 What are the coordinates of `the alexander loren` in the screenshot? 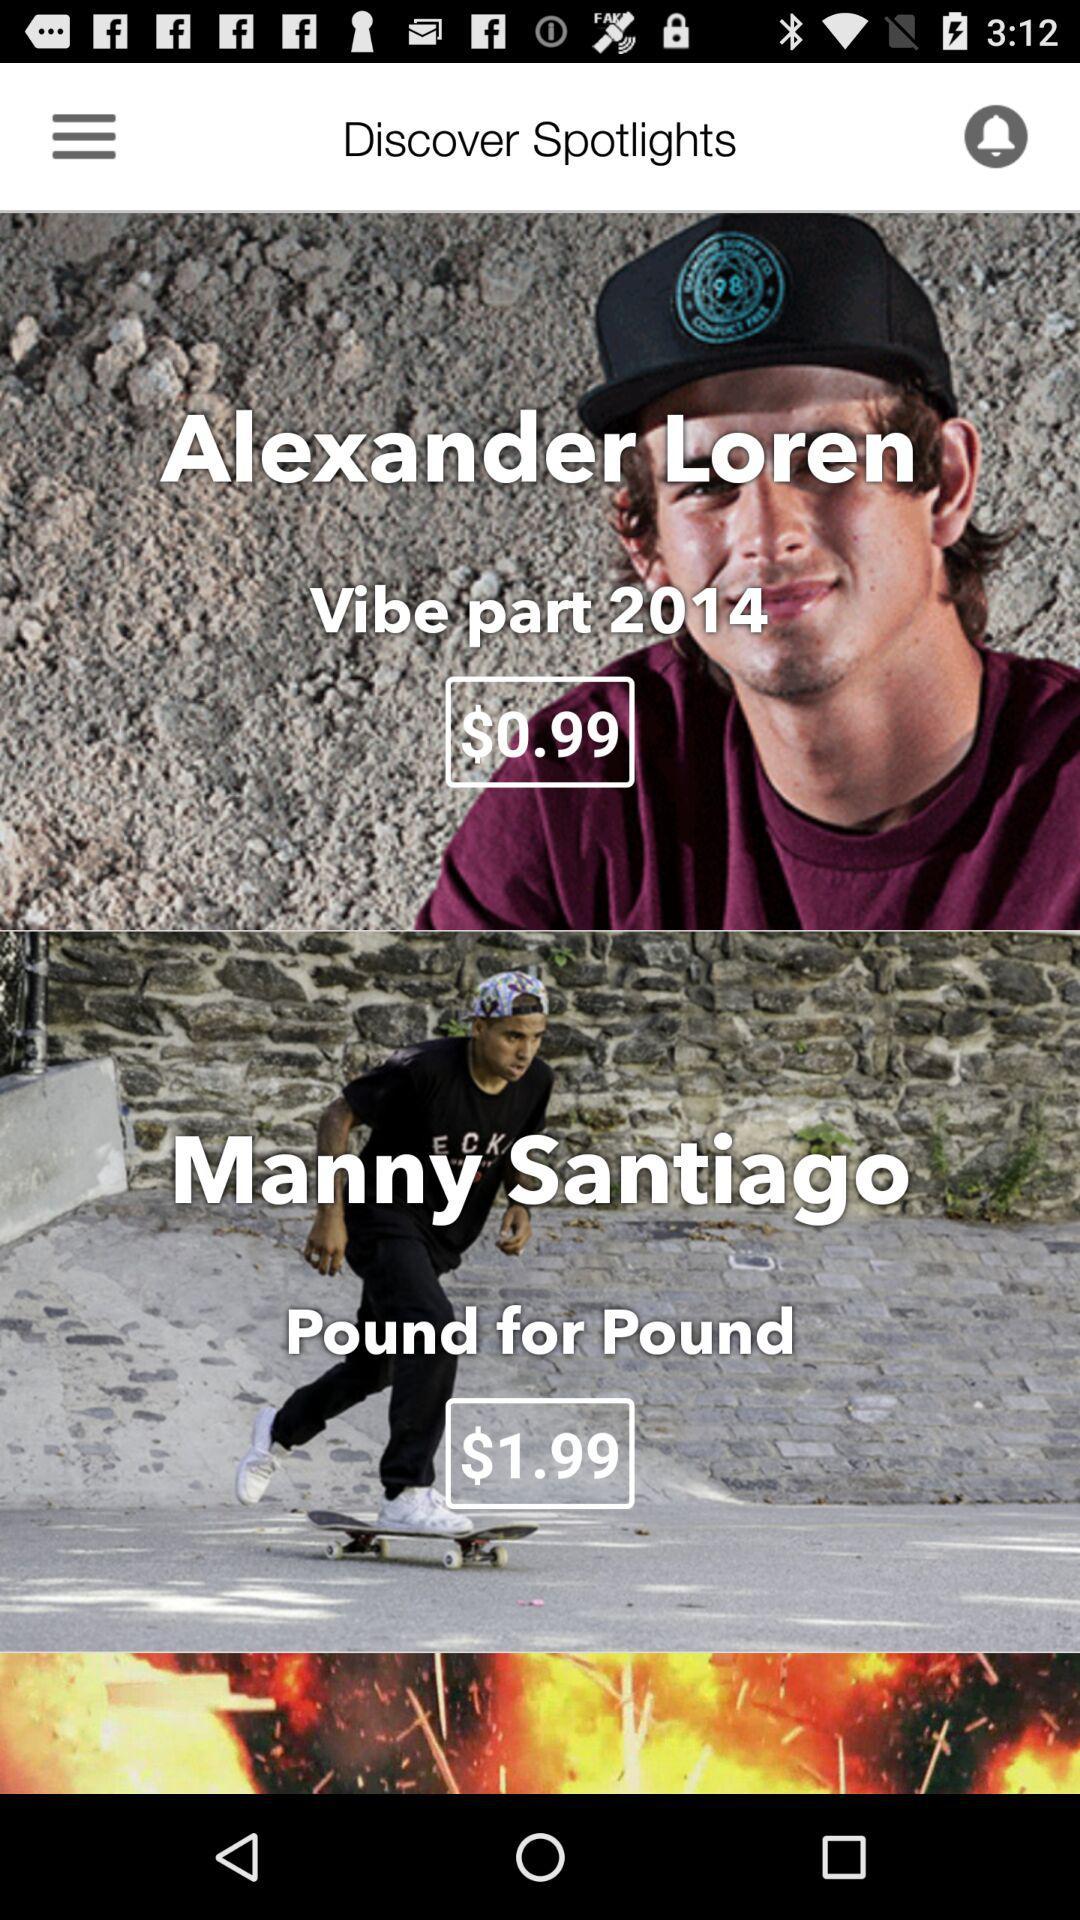 It's located at (540, 445).